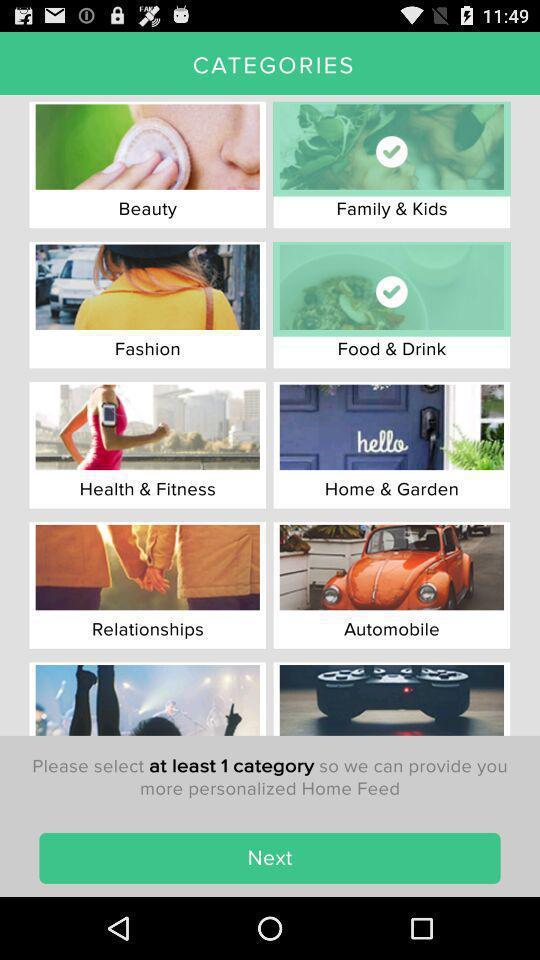 The image size is (540, 960). I want to click on next item, so click(270, 857).